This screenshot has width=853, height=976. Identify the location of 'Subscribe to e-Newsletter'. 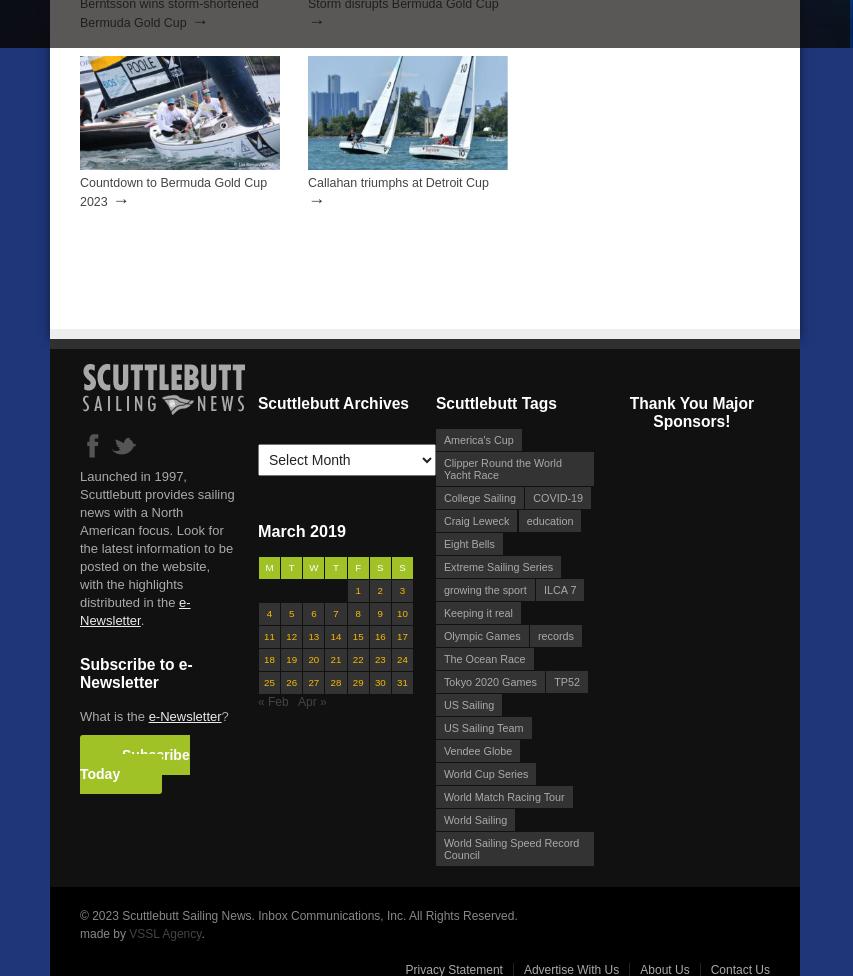
(79, 671).